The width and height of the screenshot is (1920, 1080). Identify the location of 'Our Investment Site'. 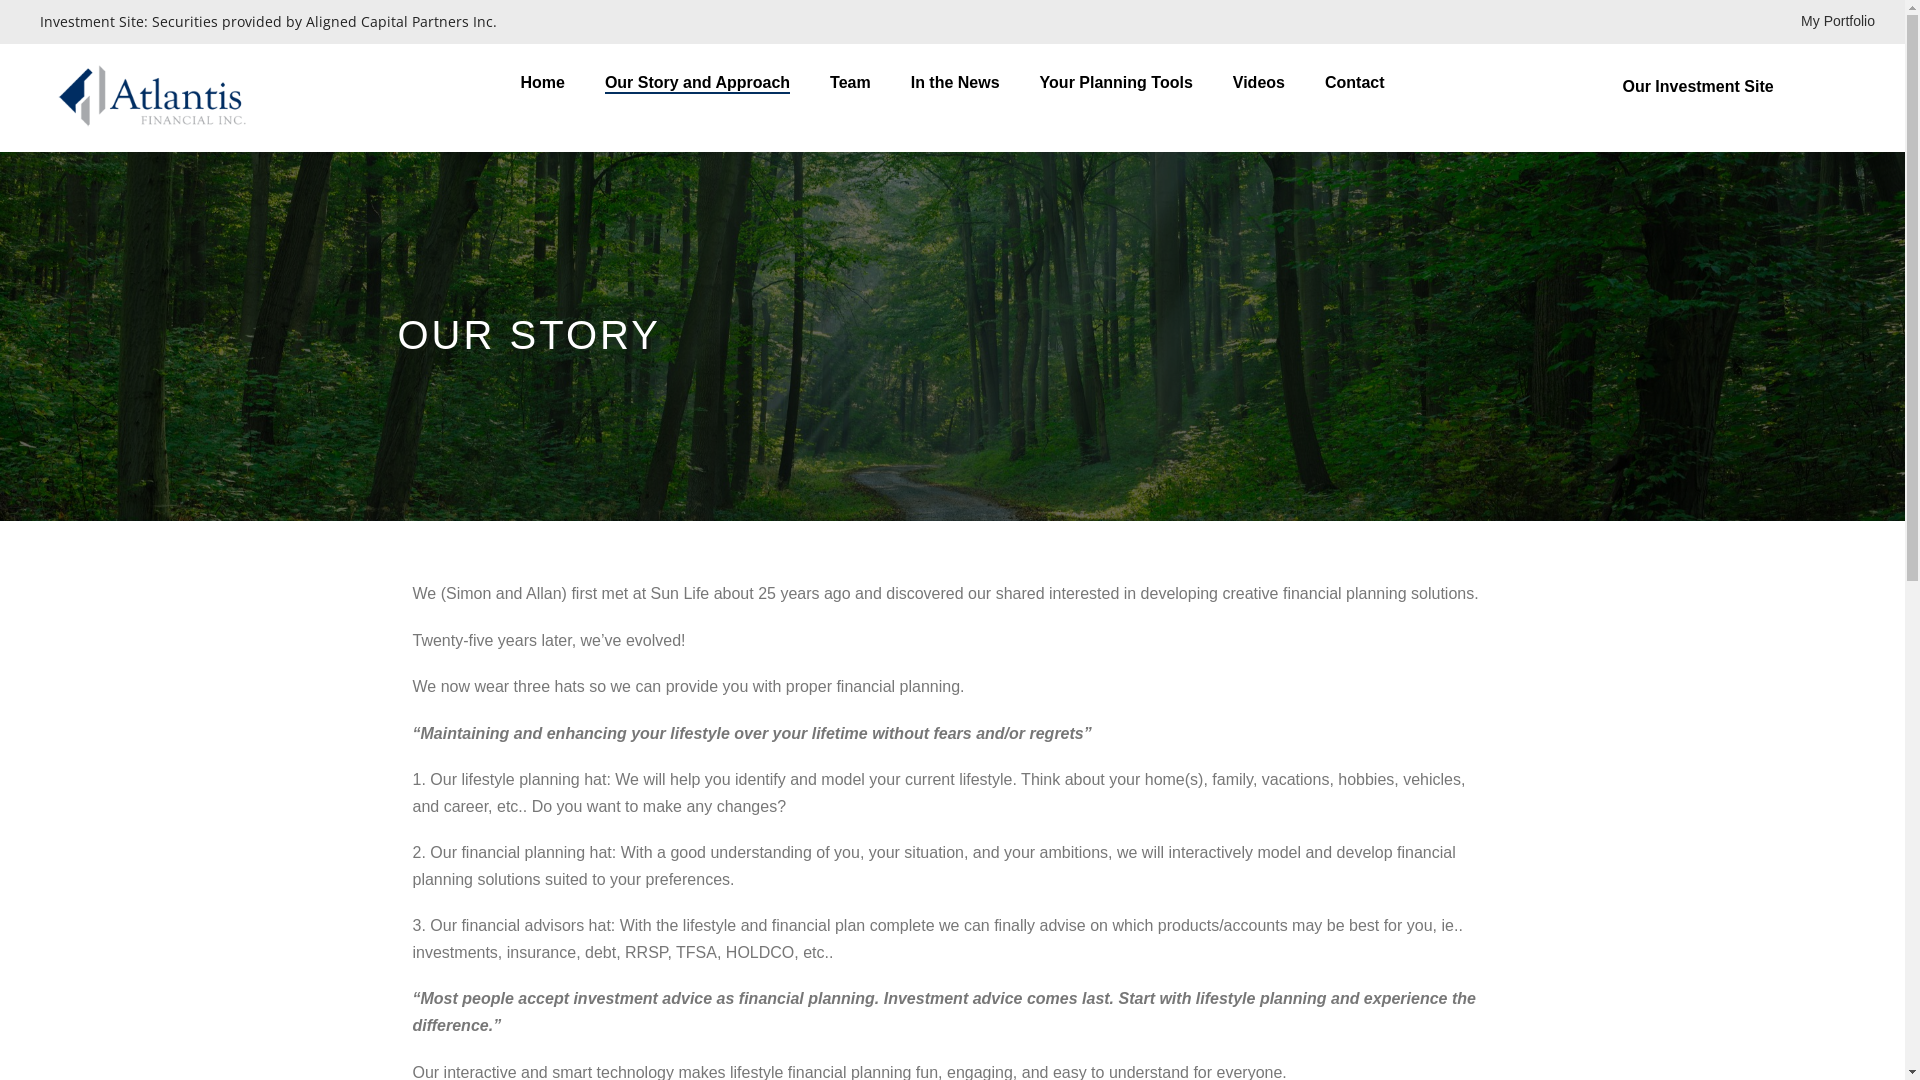
(1744, 85).